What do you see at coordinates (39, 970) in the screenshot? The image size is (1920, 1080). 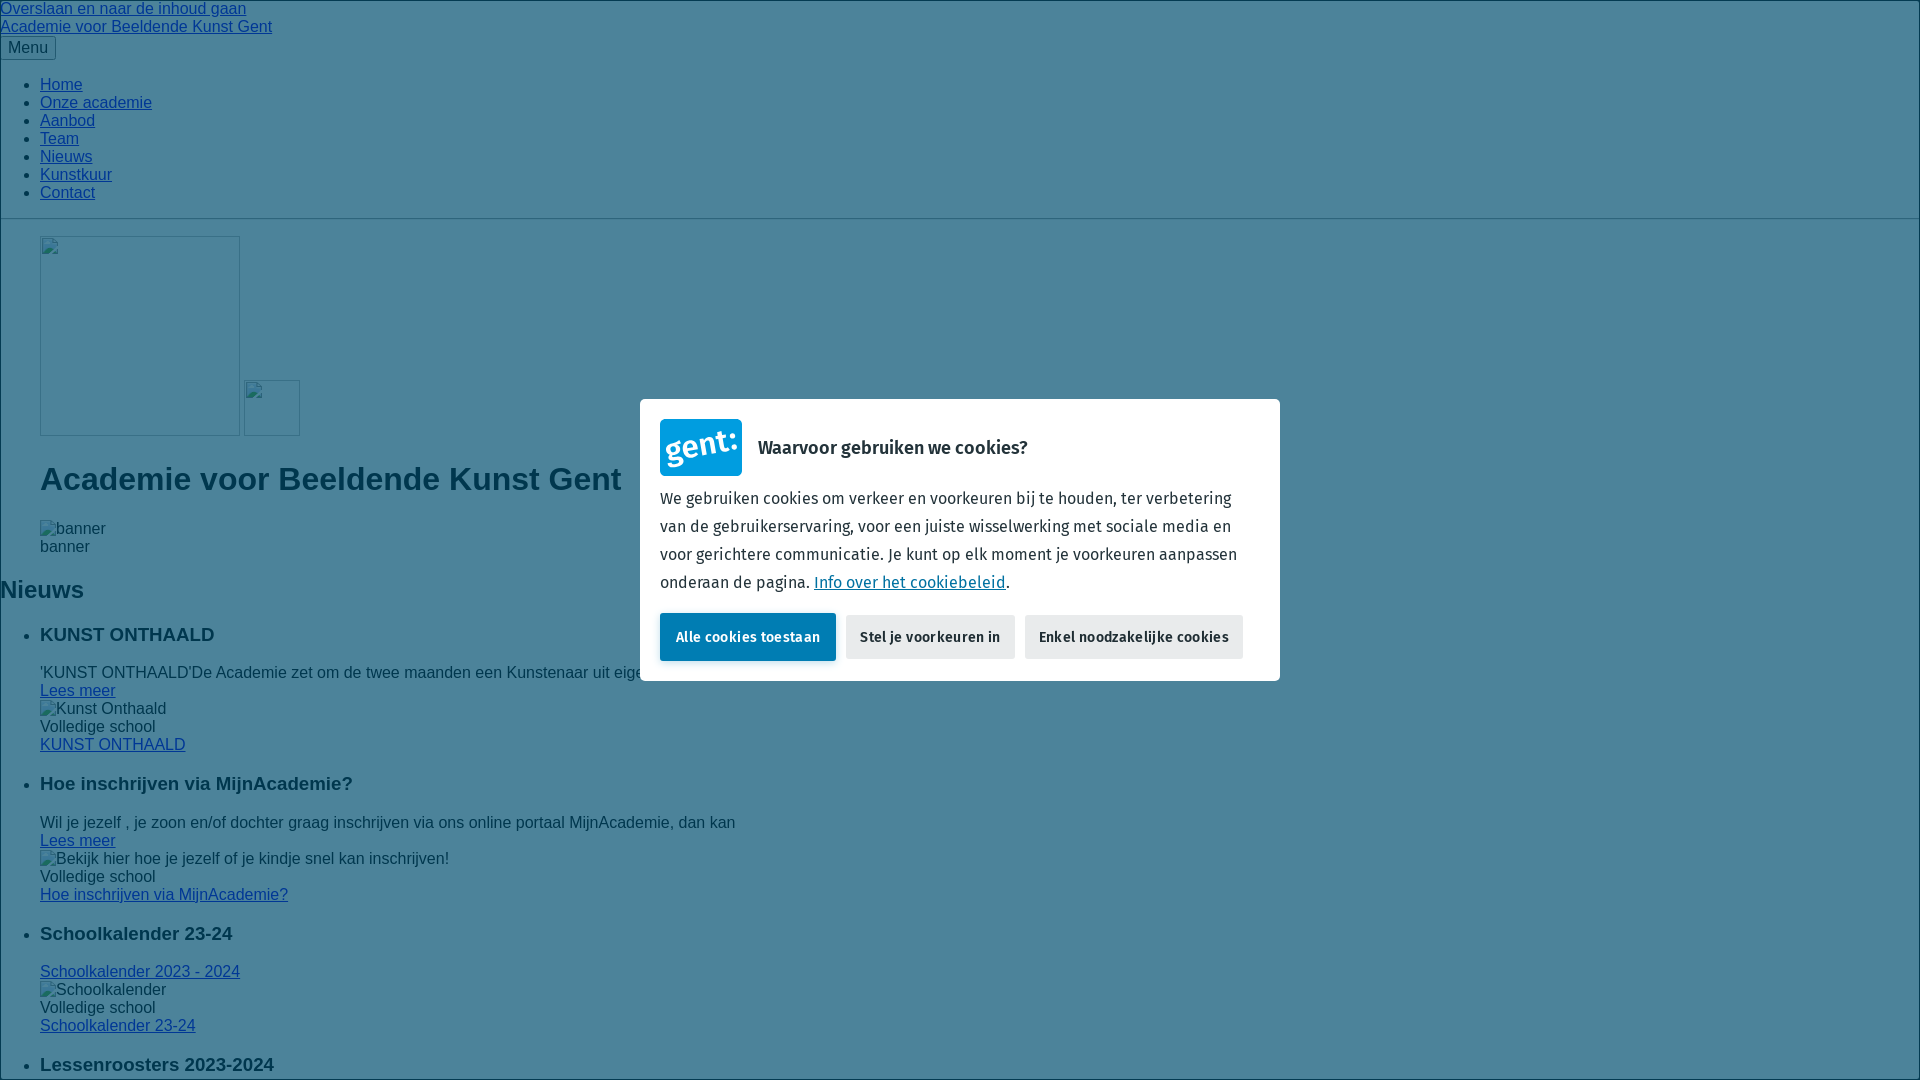 I see `'Schoolkalender 2023 - 2024'` at bounding box center [39, 970].